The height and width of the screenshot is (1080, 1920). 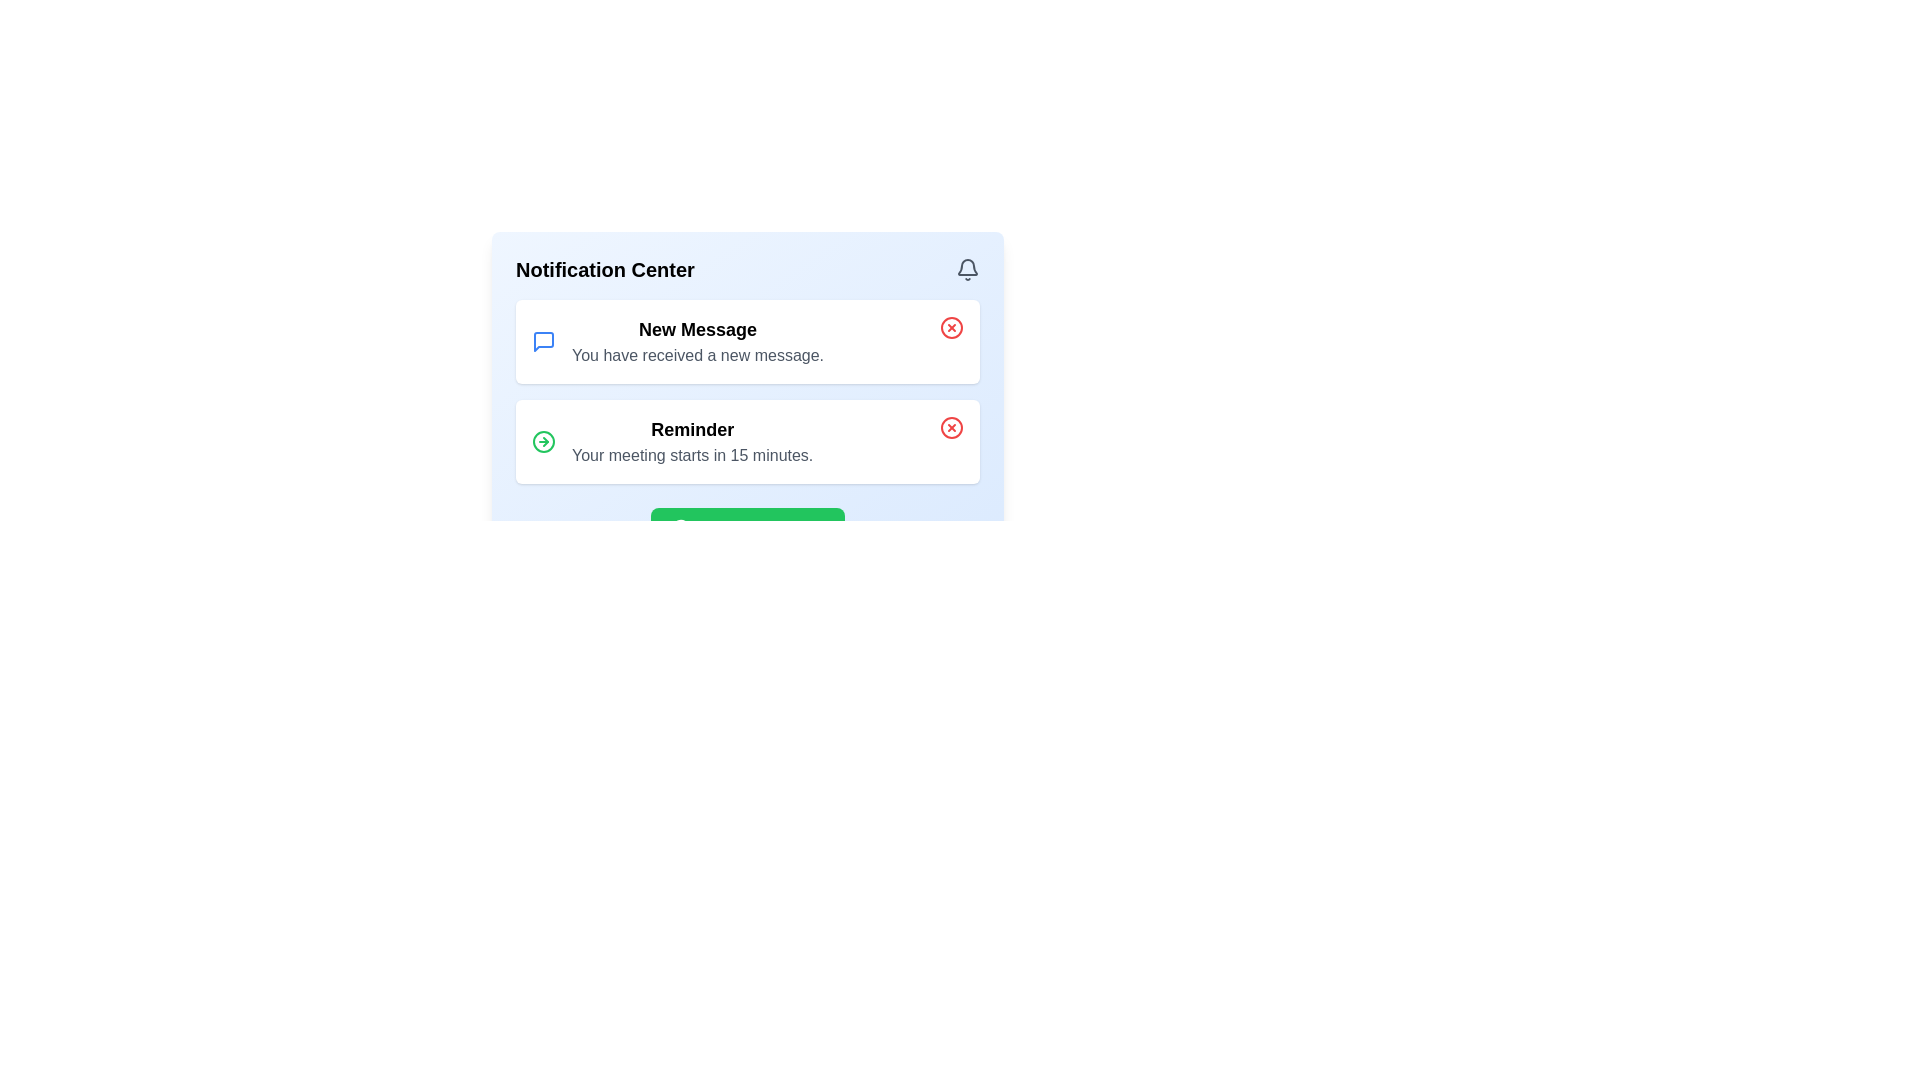 What do you see at coordinates (692, 455) in the screenshot?
I see `notification content which alerts the user of an upcoming meeting within 15 minutes, located in the notification card below the 'Reminder' text in the Notification Center` at bounding box center [692, 455].